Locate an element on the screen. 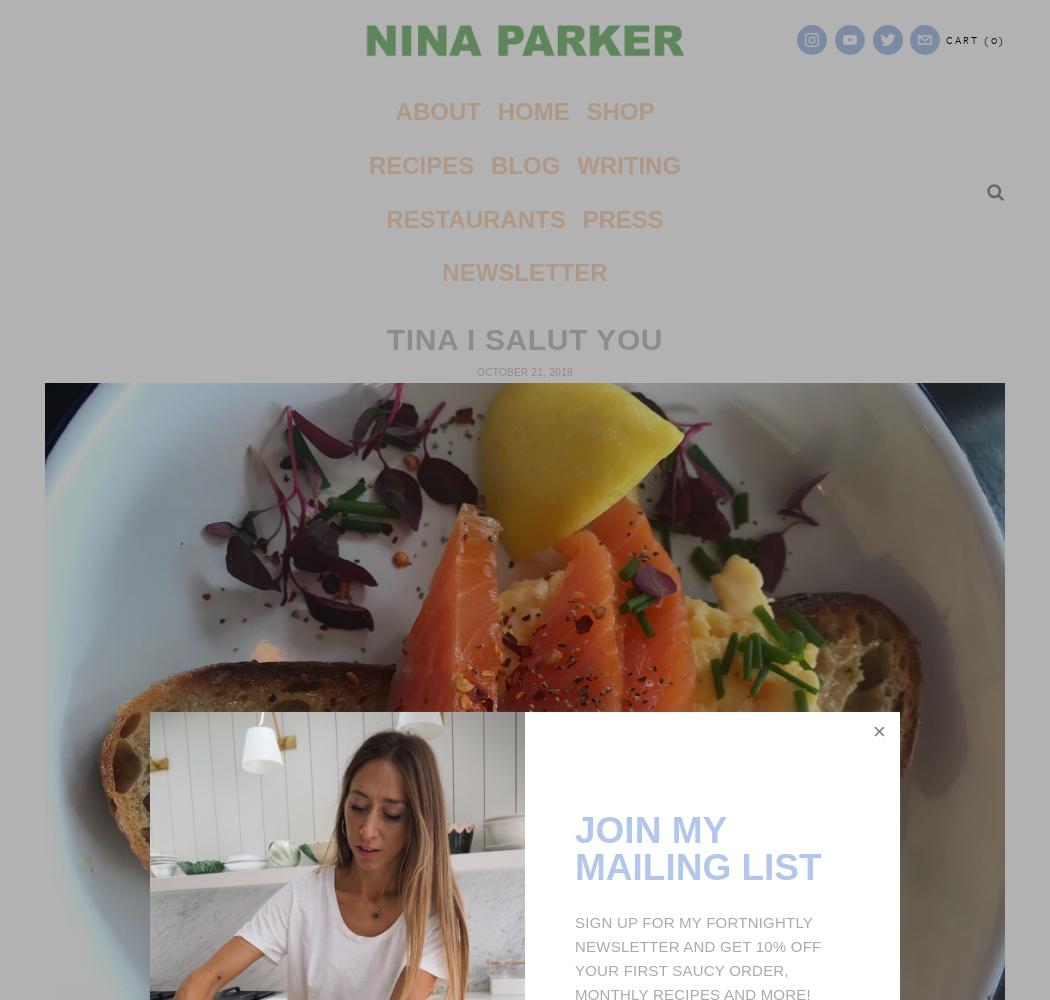 This screenshot has width=1050, height=1000. 'Tina I Salut You' is located at coordinates (523, 337).